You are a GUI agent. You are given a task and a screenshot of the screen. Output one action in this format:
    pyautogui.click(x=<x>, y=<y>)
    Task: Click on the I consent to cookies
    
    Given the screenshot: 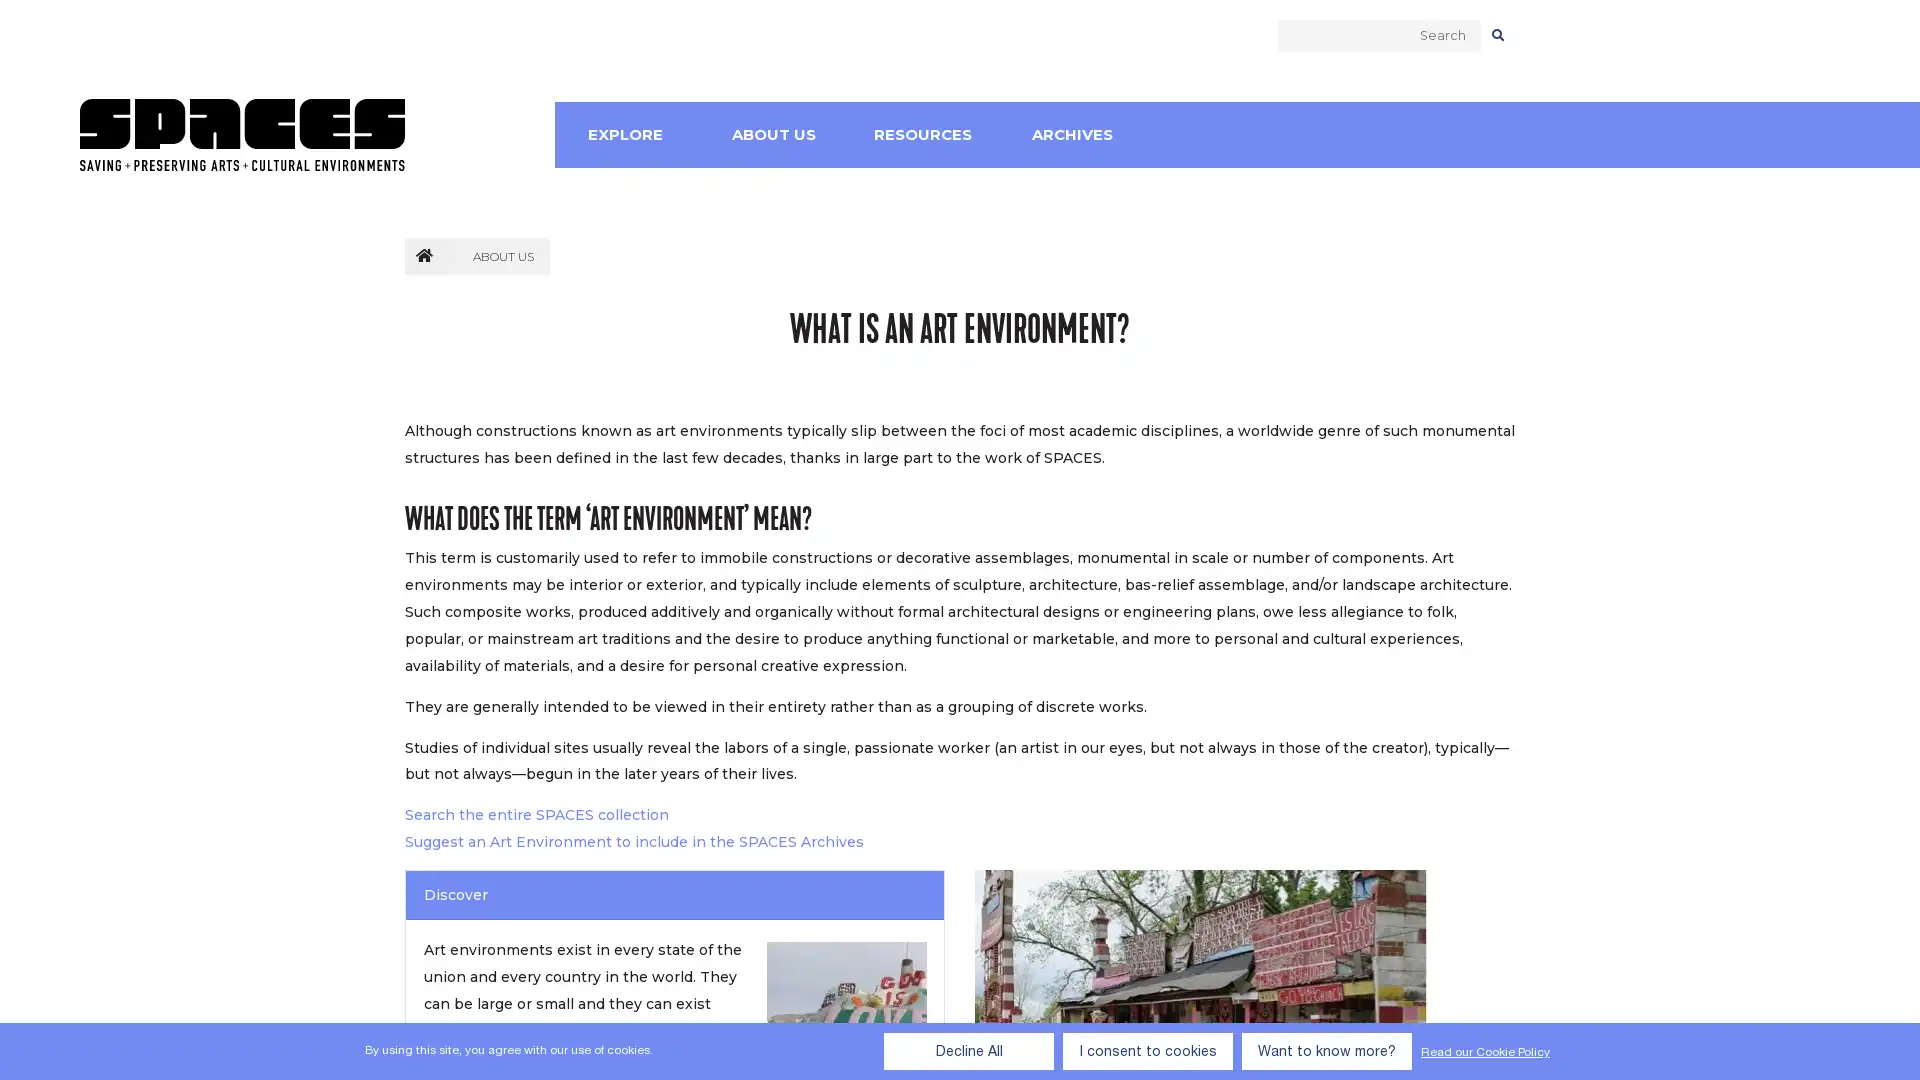 What is the action you would take?
    pyautogui.click(x=1147, y=1050)
    